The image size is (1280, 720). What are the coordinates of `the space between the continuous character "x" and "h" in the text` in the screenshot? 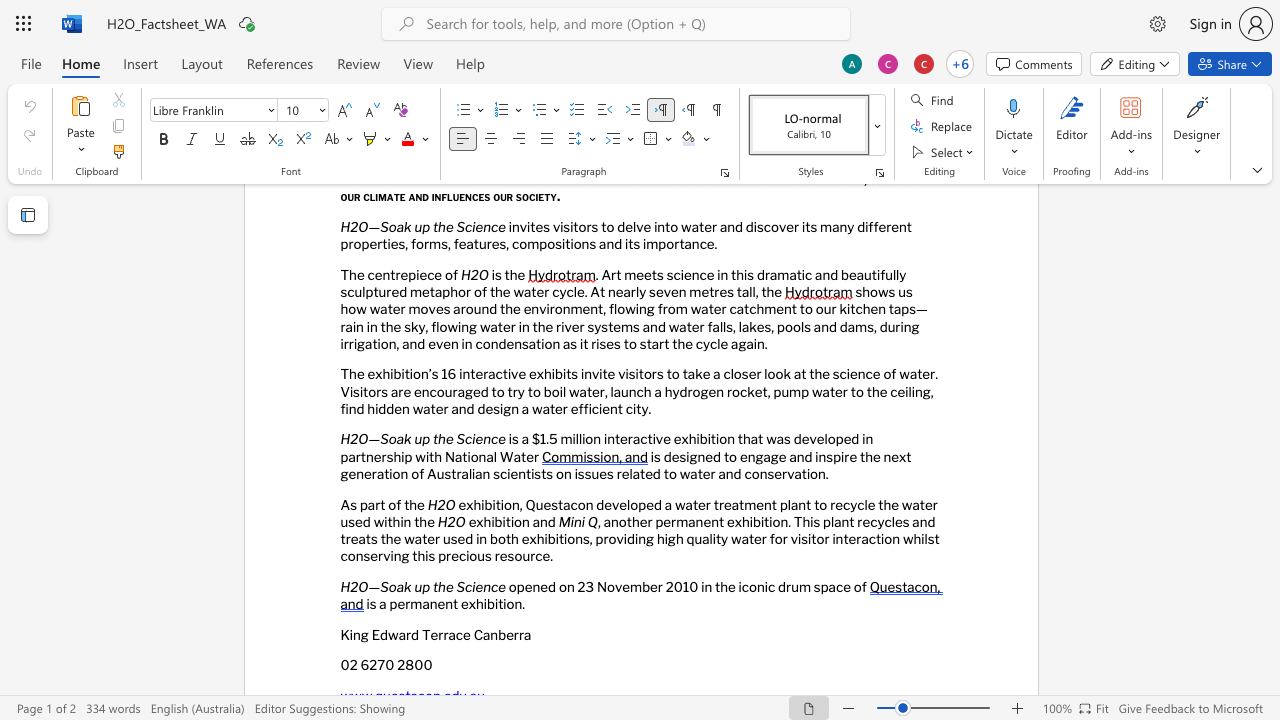 It's located at (483, 520).